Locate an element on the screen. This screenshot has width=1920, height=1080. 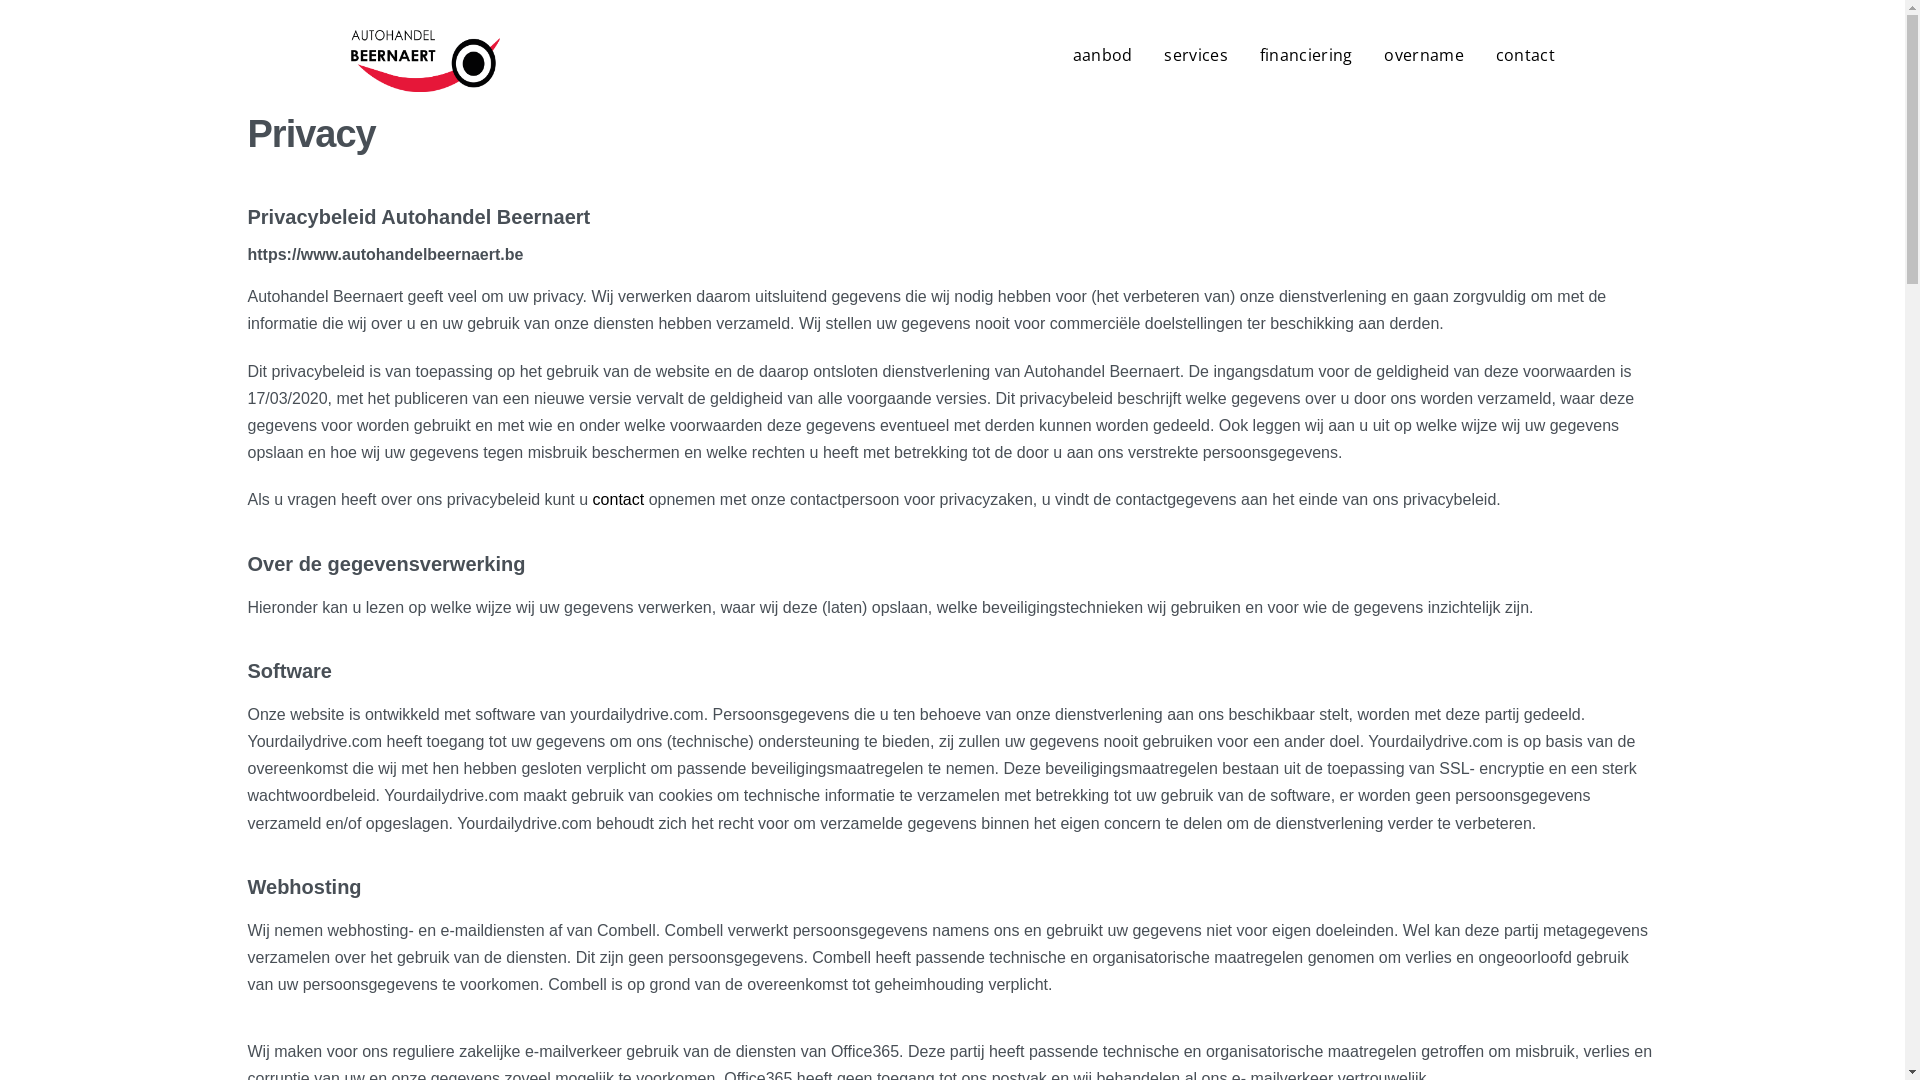
'contact' is located at coordinates (618, 498).